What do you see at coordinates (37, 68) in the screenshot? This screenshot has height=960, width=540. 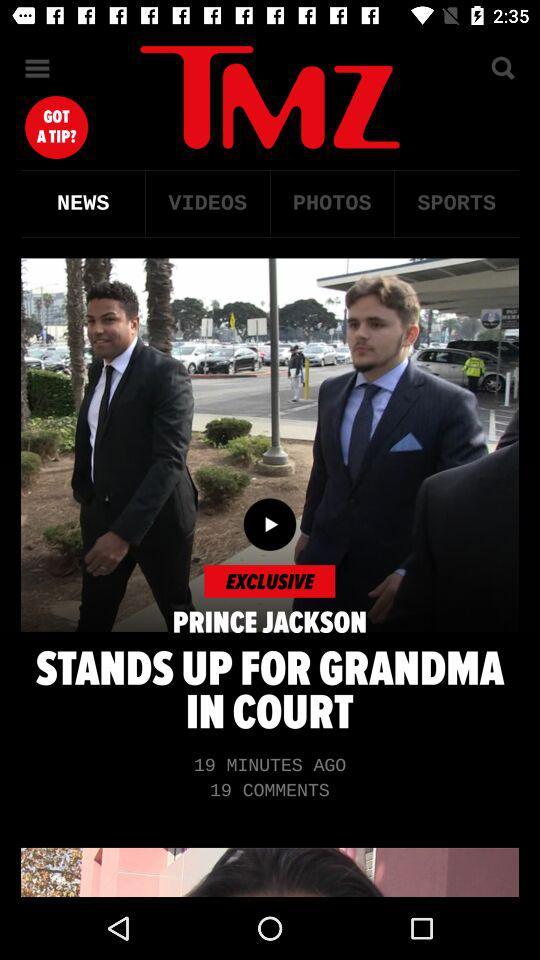 I see `the menu icon` at bounding box center [37, 68].